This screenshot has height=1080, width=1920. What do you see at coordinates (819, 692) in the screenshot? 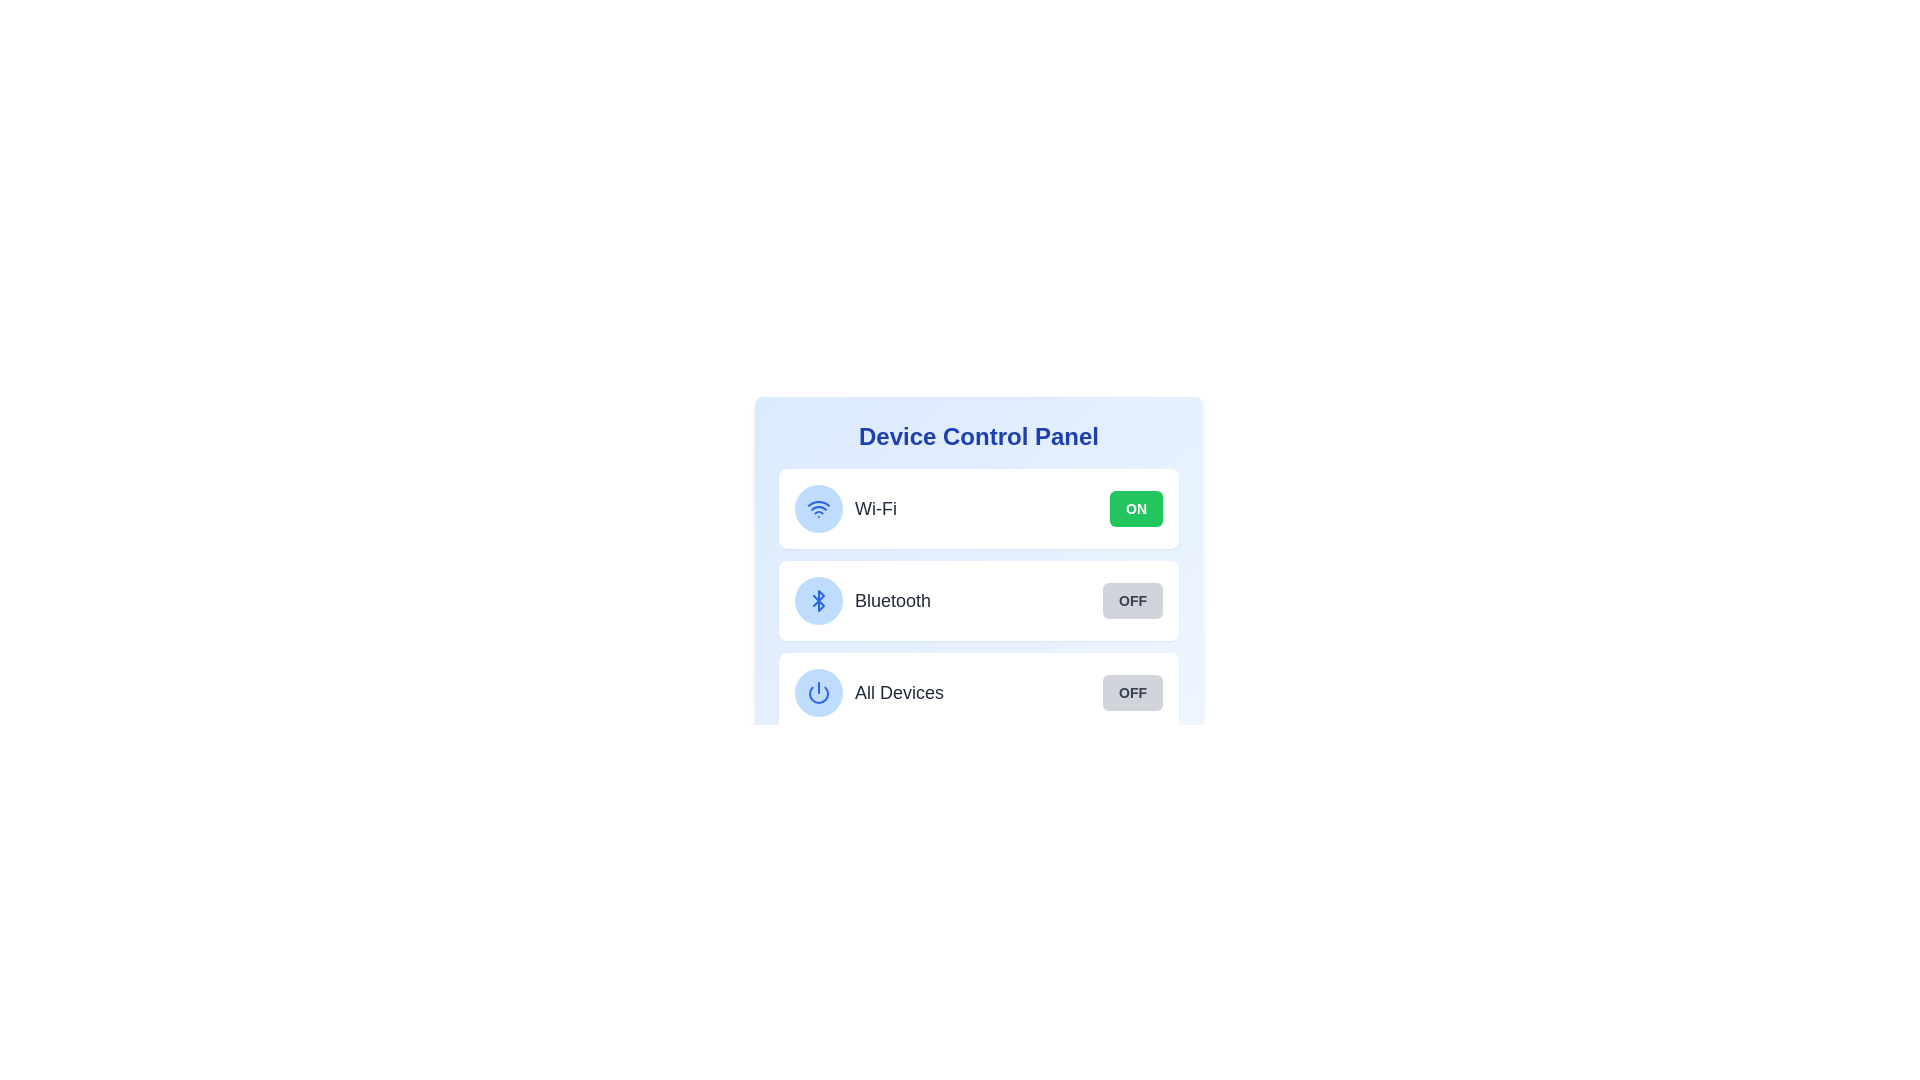
I see `the power icon representing the 'All Devices' functionality in the 'Device Control Panel' interface` at bounding box center [819, 692].